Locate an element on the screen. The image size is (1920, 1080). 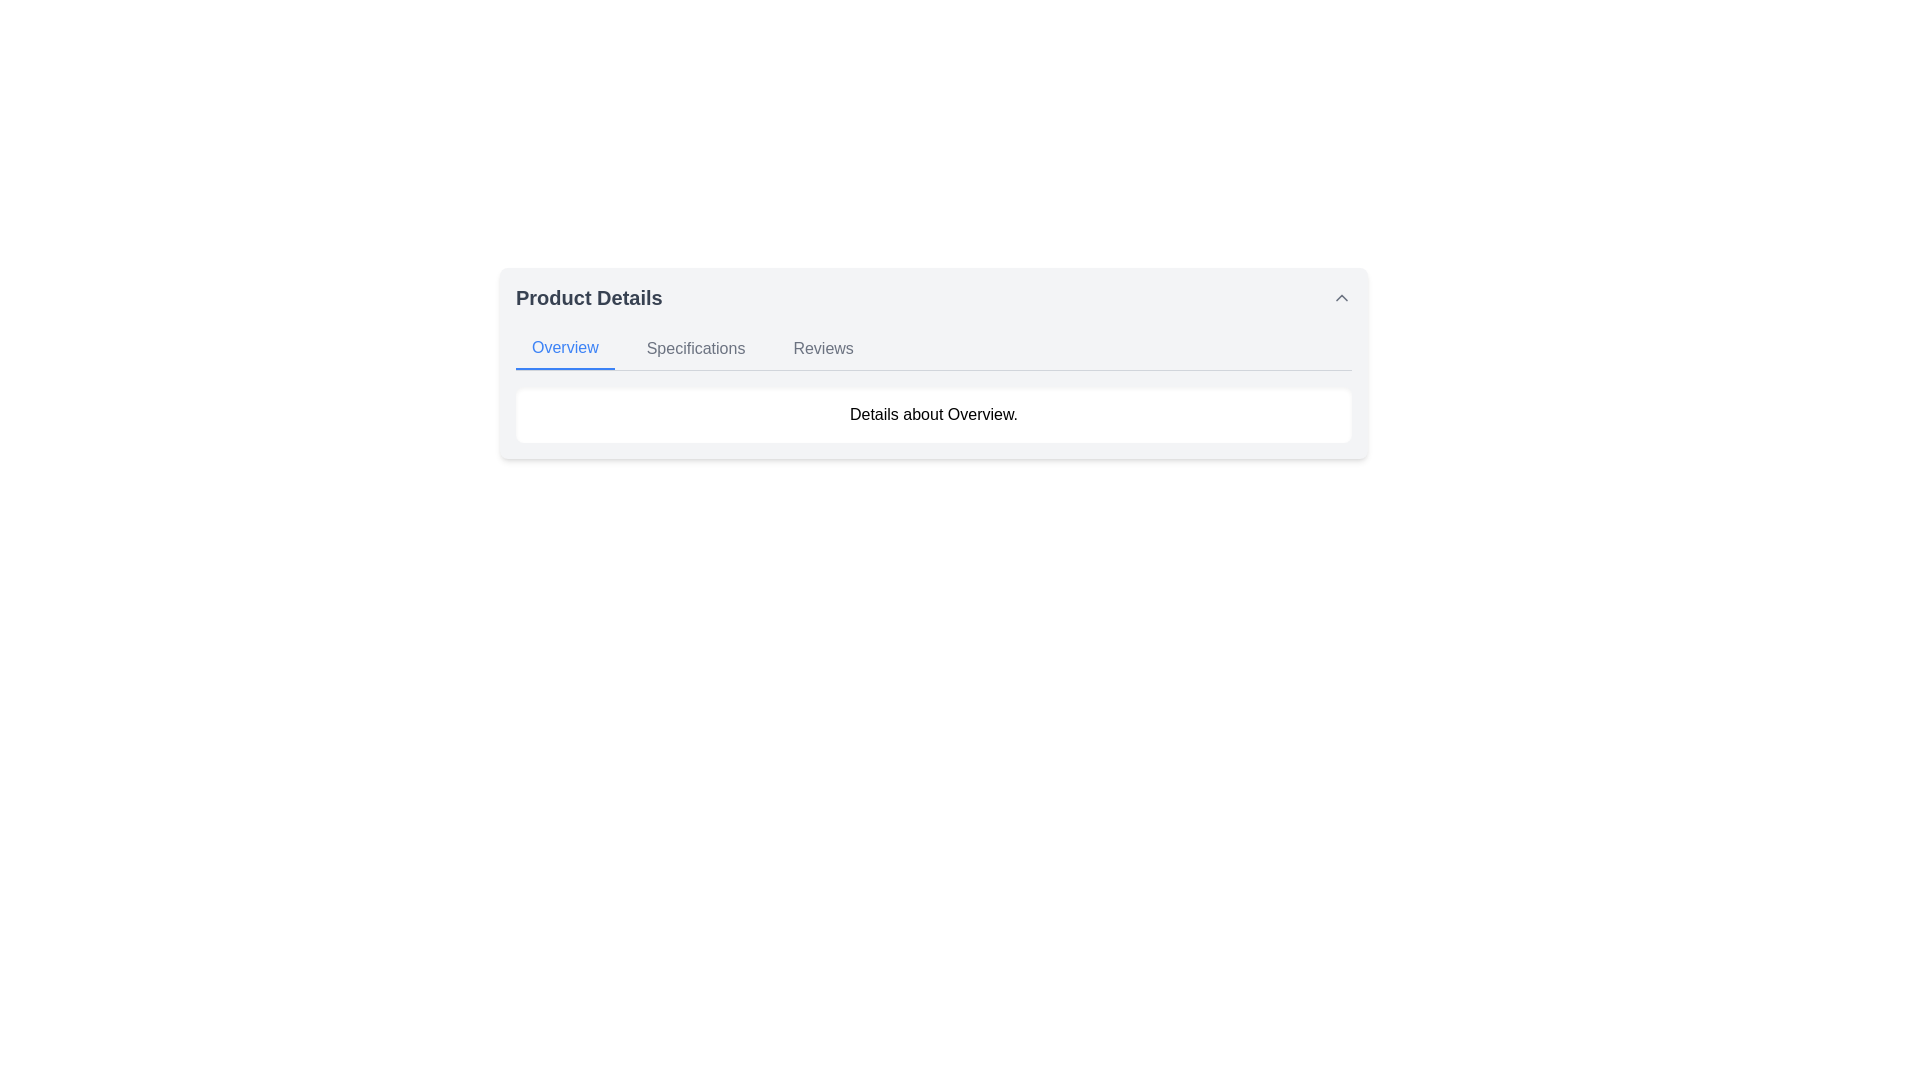
the 'Specifications' navigation tab, which is a gray text label that changes to a darker gray on hover, located between 'Overview' and 'Reviews' is located at coordinates (696, 347).